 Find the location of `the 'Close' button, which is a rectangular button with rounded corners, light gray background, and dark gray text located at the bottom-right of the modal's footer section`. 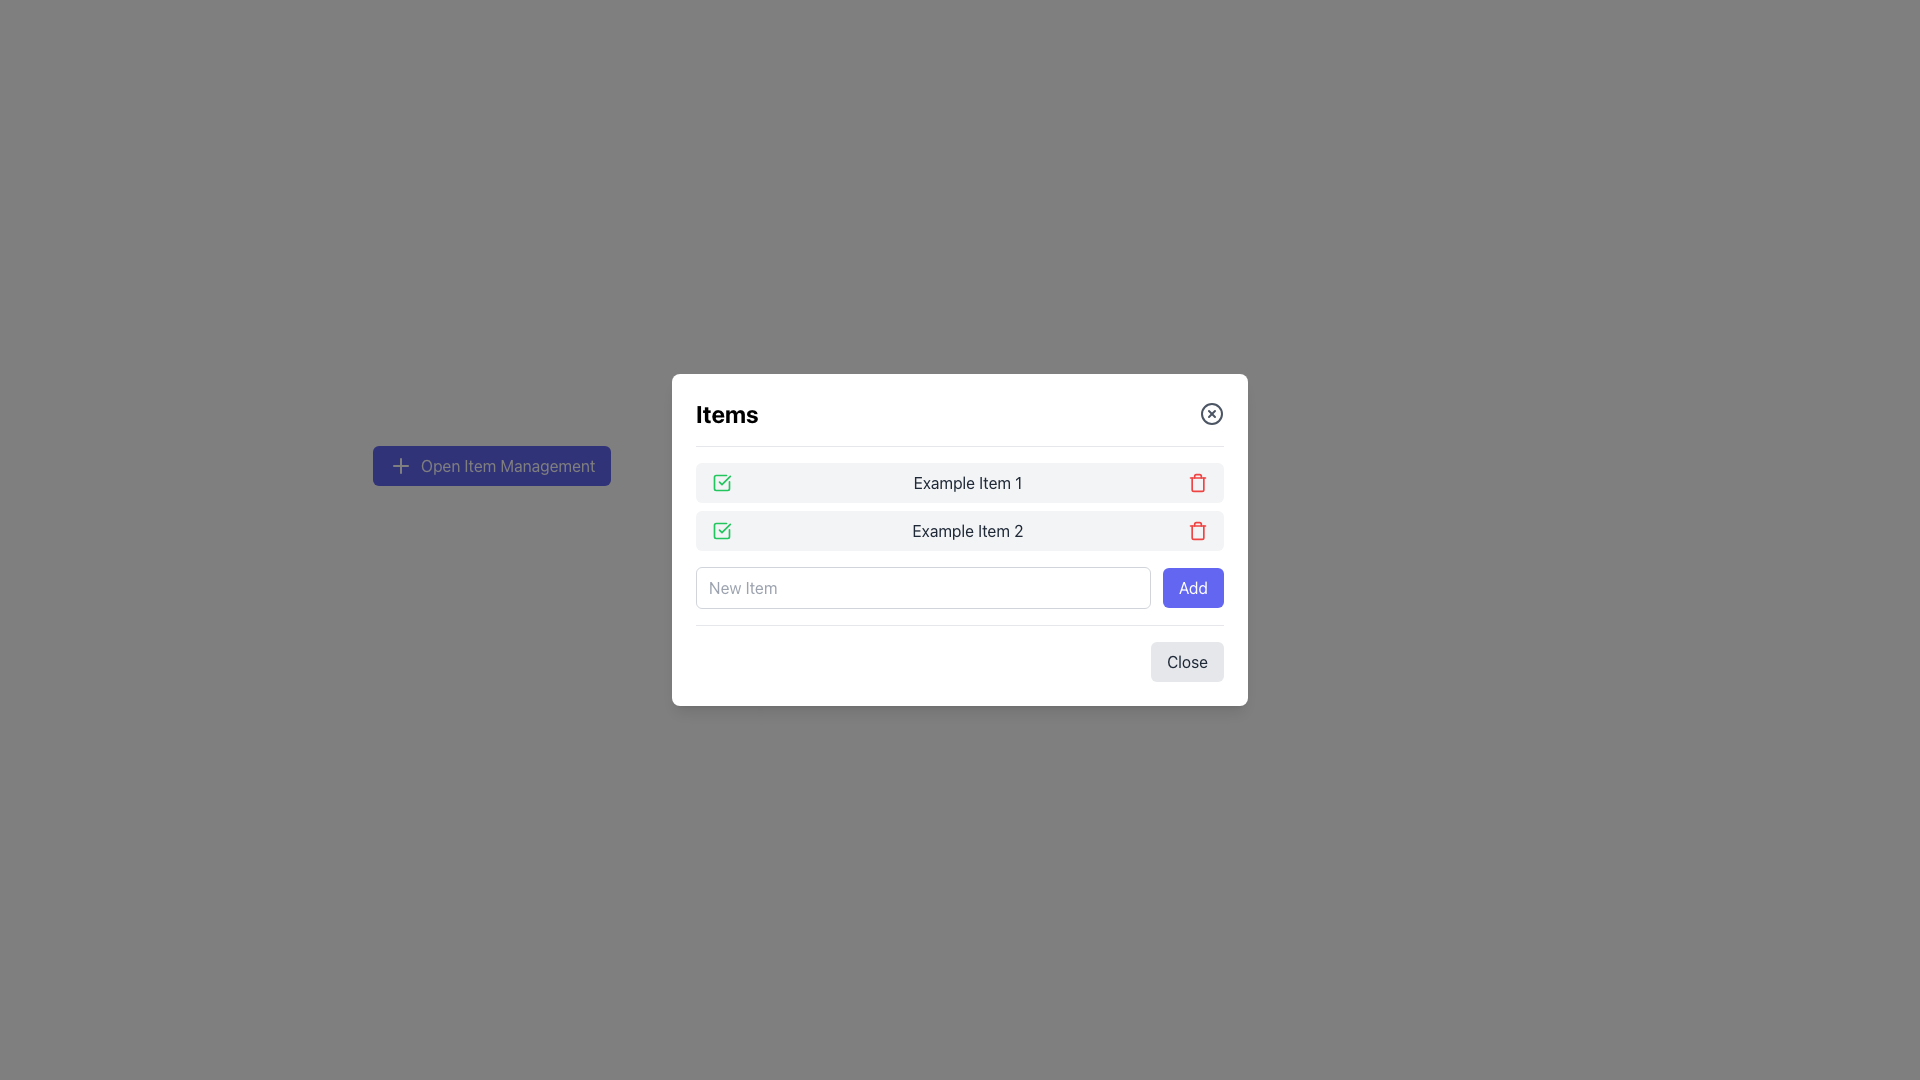

the 'Close' button, which is a rectangular button with rounded corners, light gray background, and dark gray text located at the bottom-right of the modal's footer section is located at coordinates (1187, 662).